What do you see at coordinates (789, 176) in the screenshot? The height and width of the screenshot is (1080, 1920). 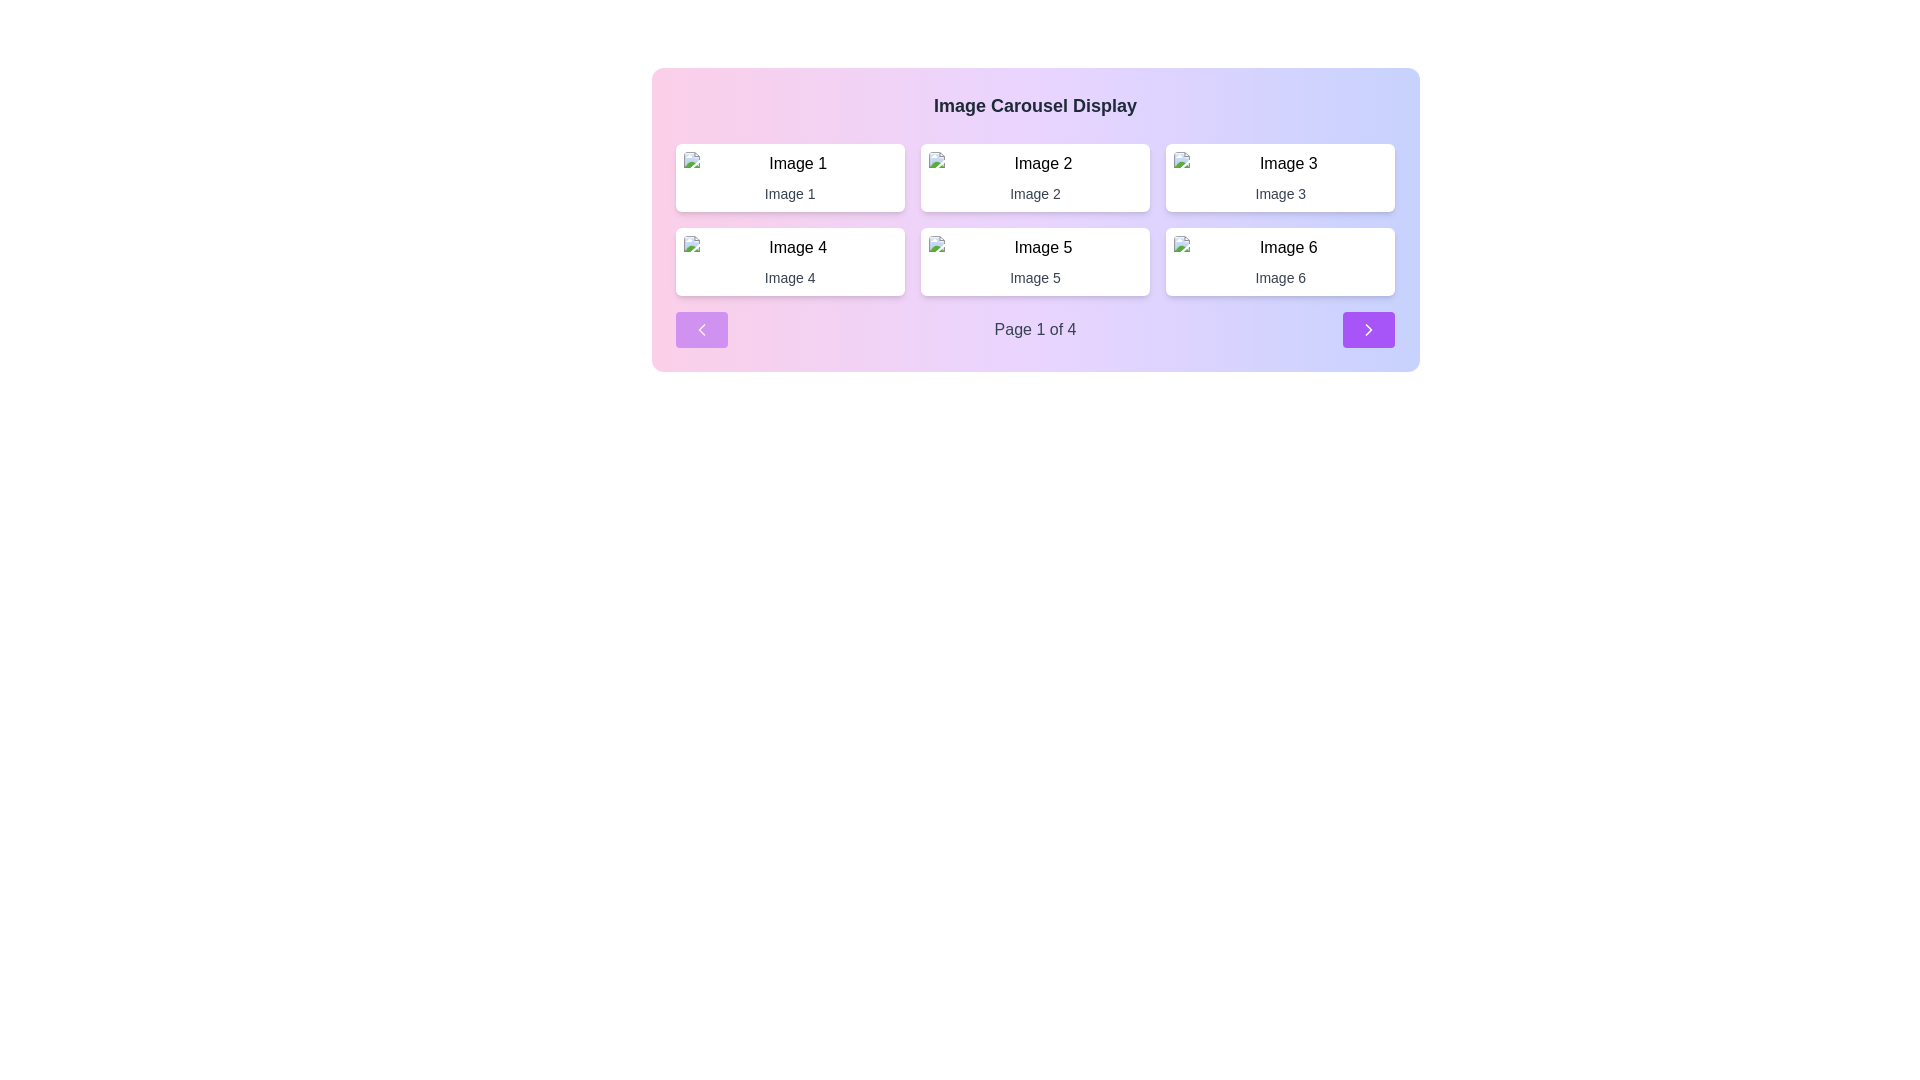 I see `the first card component in the grid, which has a white background, rounded corners, and contains an image placeholder labeled 'Image 1' at the top with centered text 'Image 1' below it` at bounding box center [789, 176].